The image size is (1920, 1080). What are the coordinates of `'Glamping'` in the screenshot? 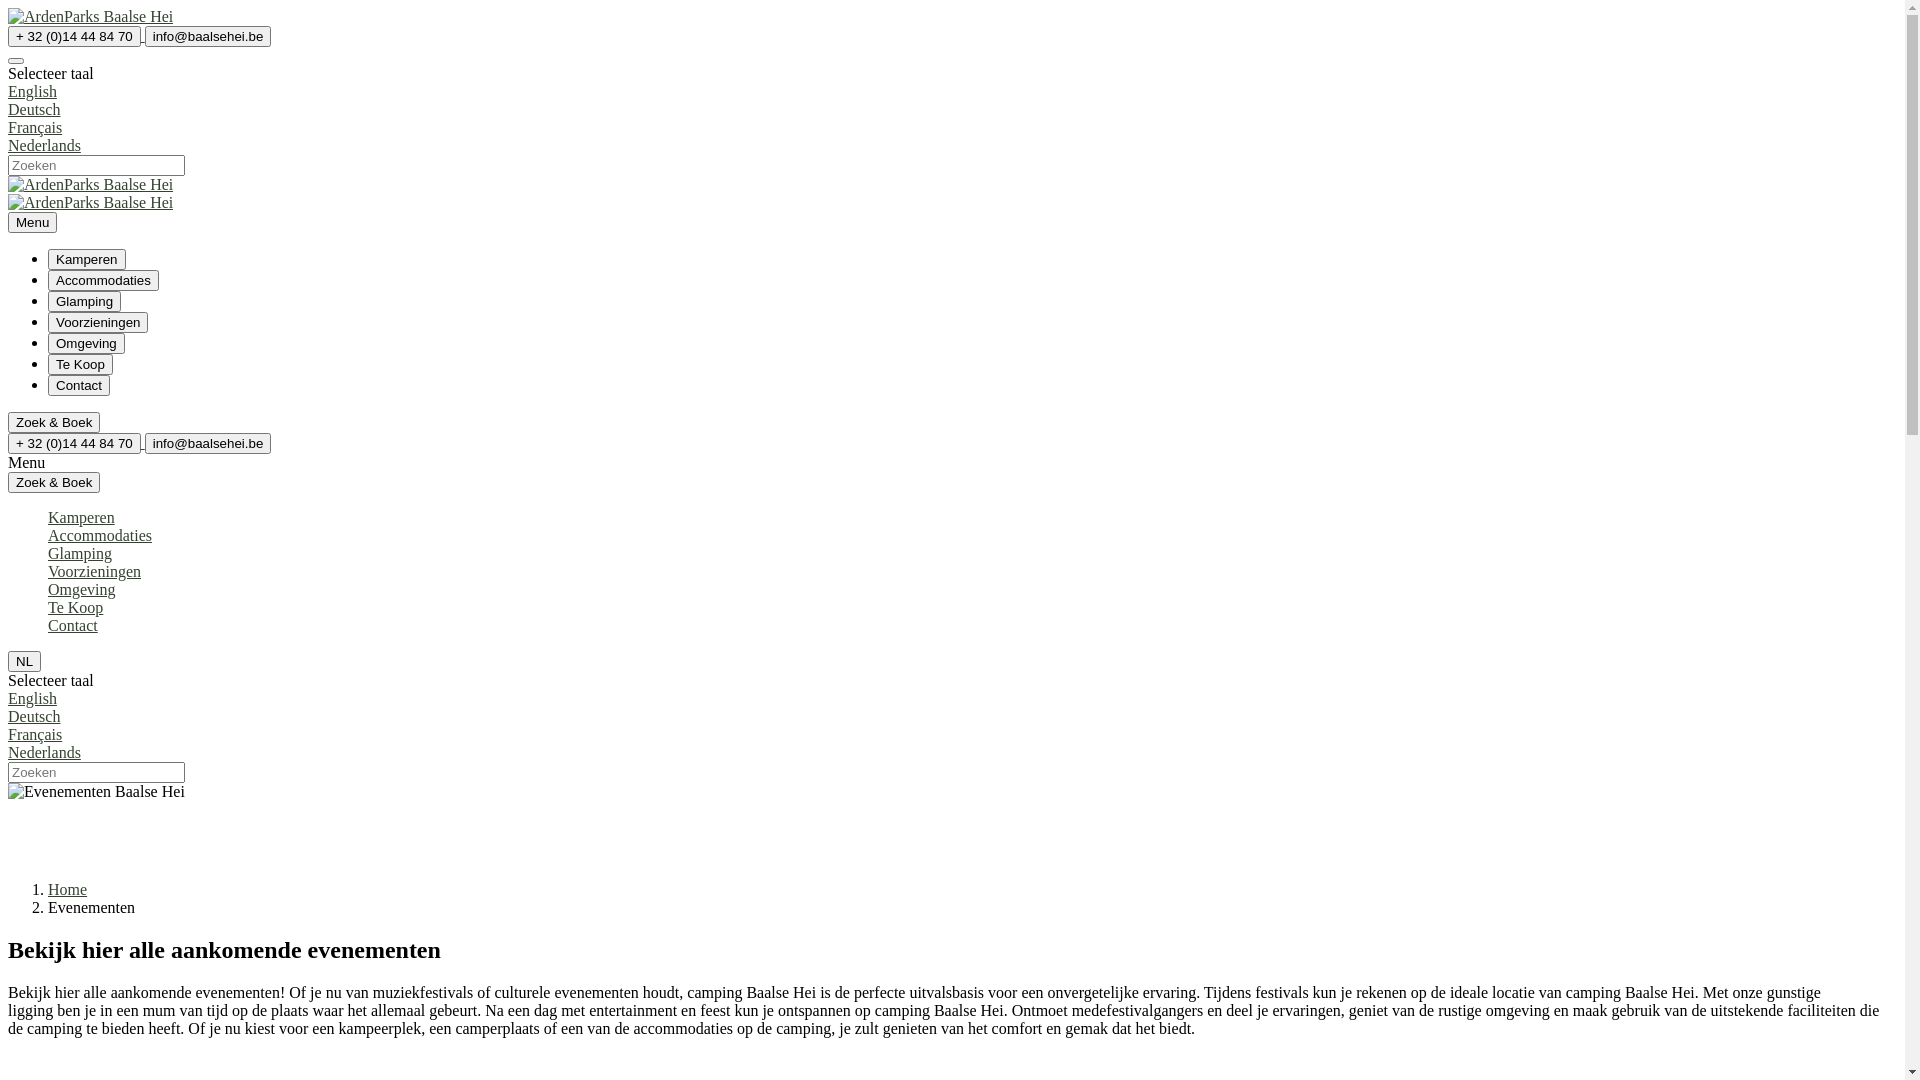 It's located at (80, 553).